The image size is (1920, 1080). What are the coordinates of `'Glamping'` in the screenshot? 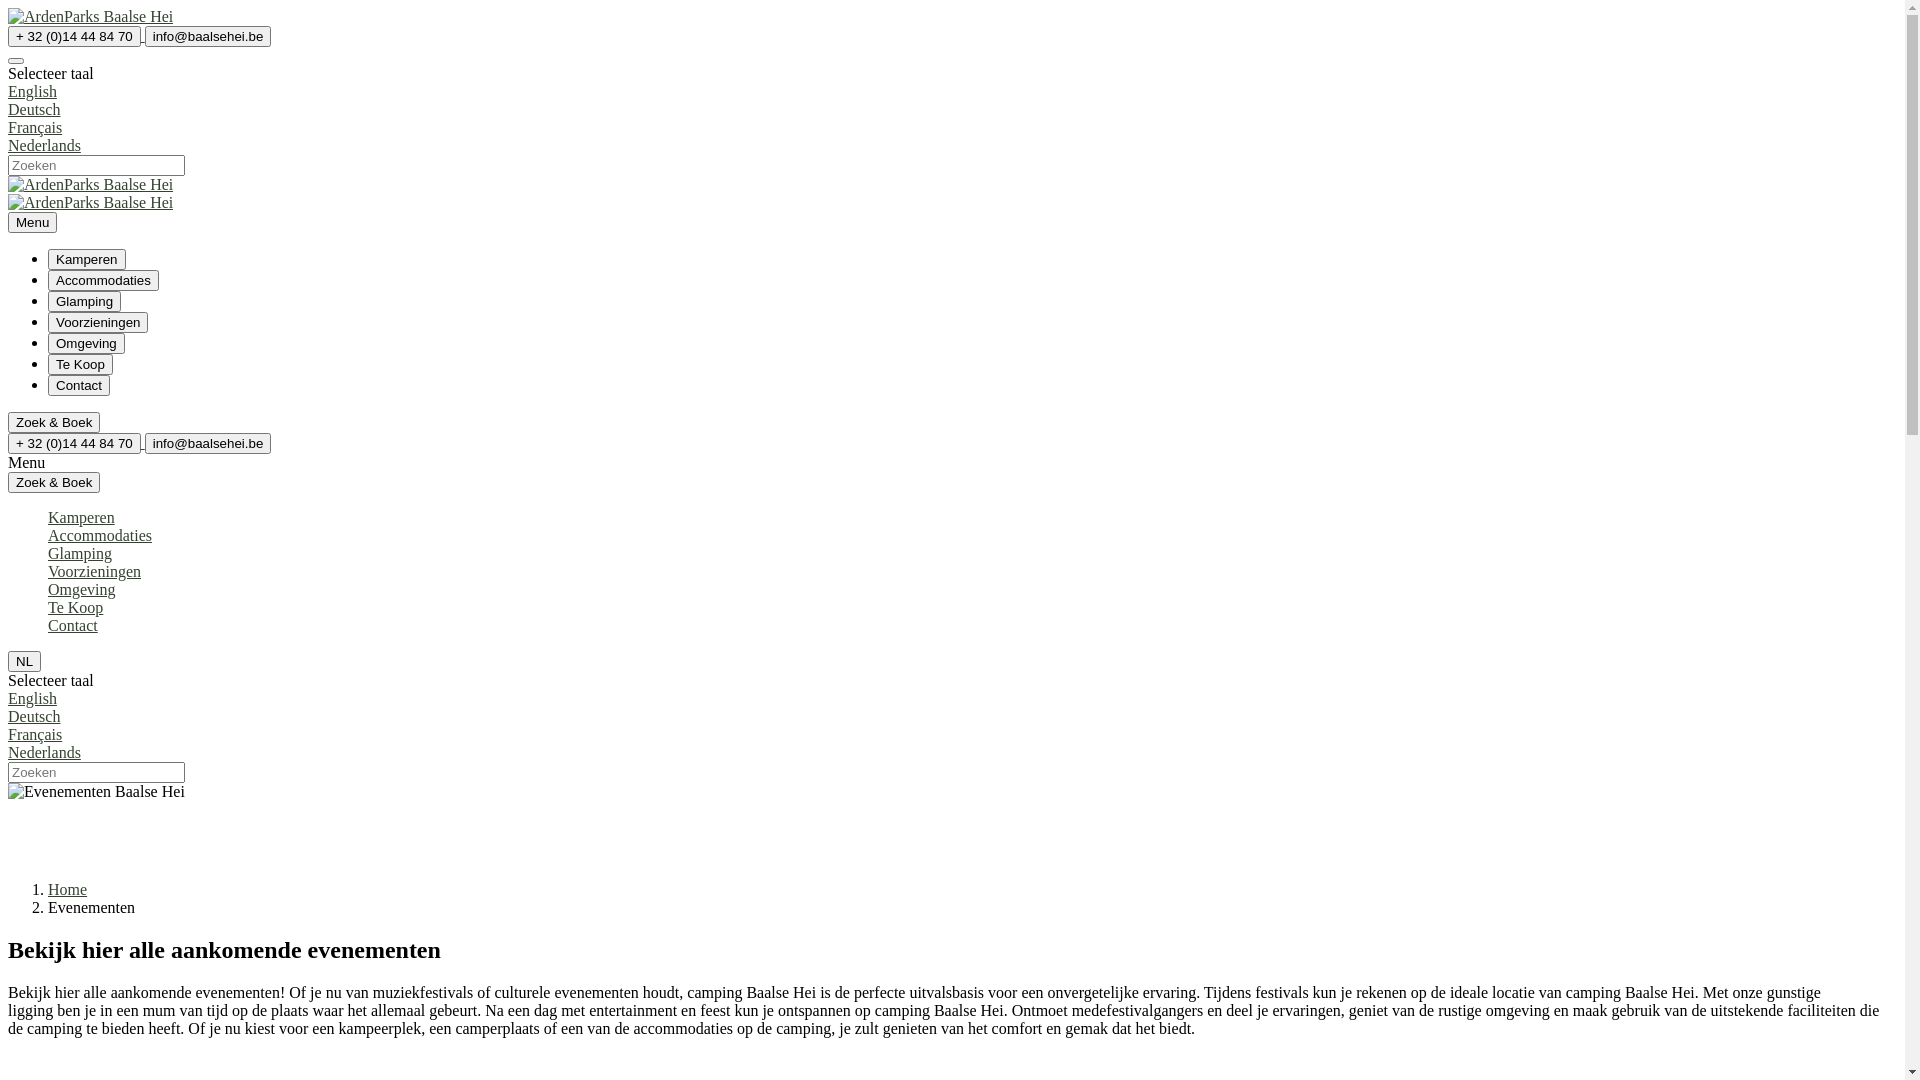 It's located at (80, 553).